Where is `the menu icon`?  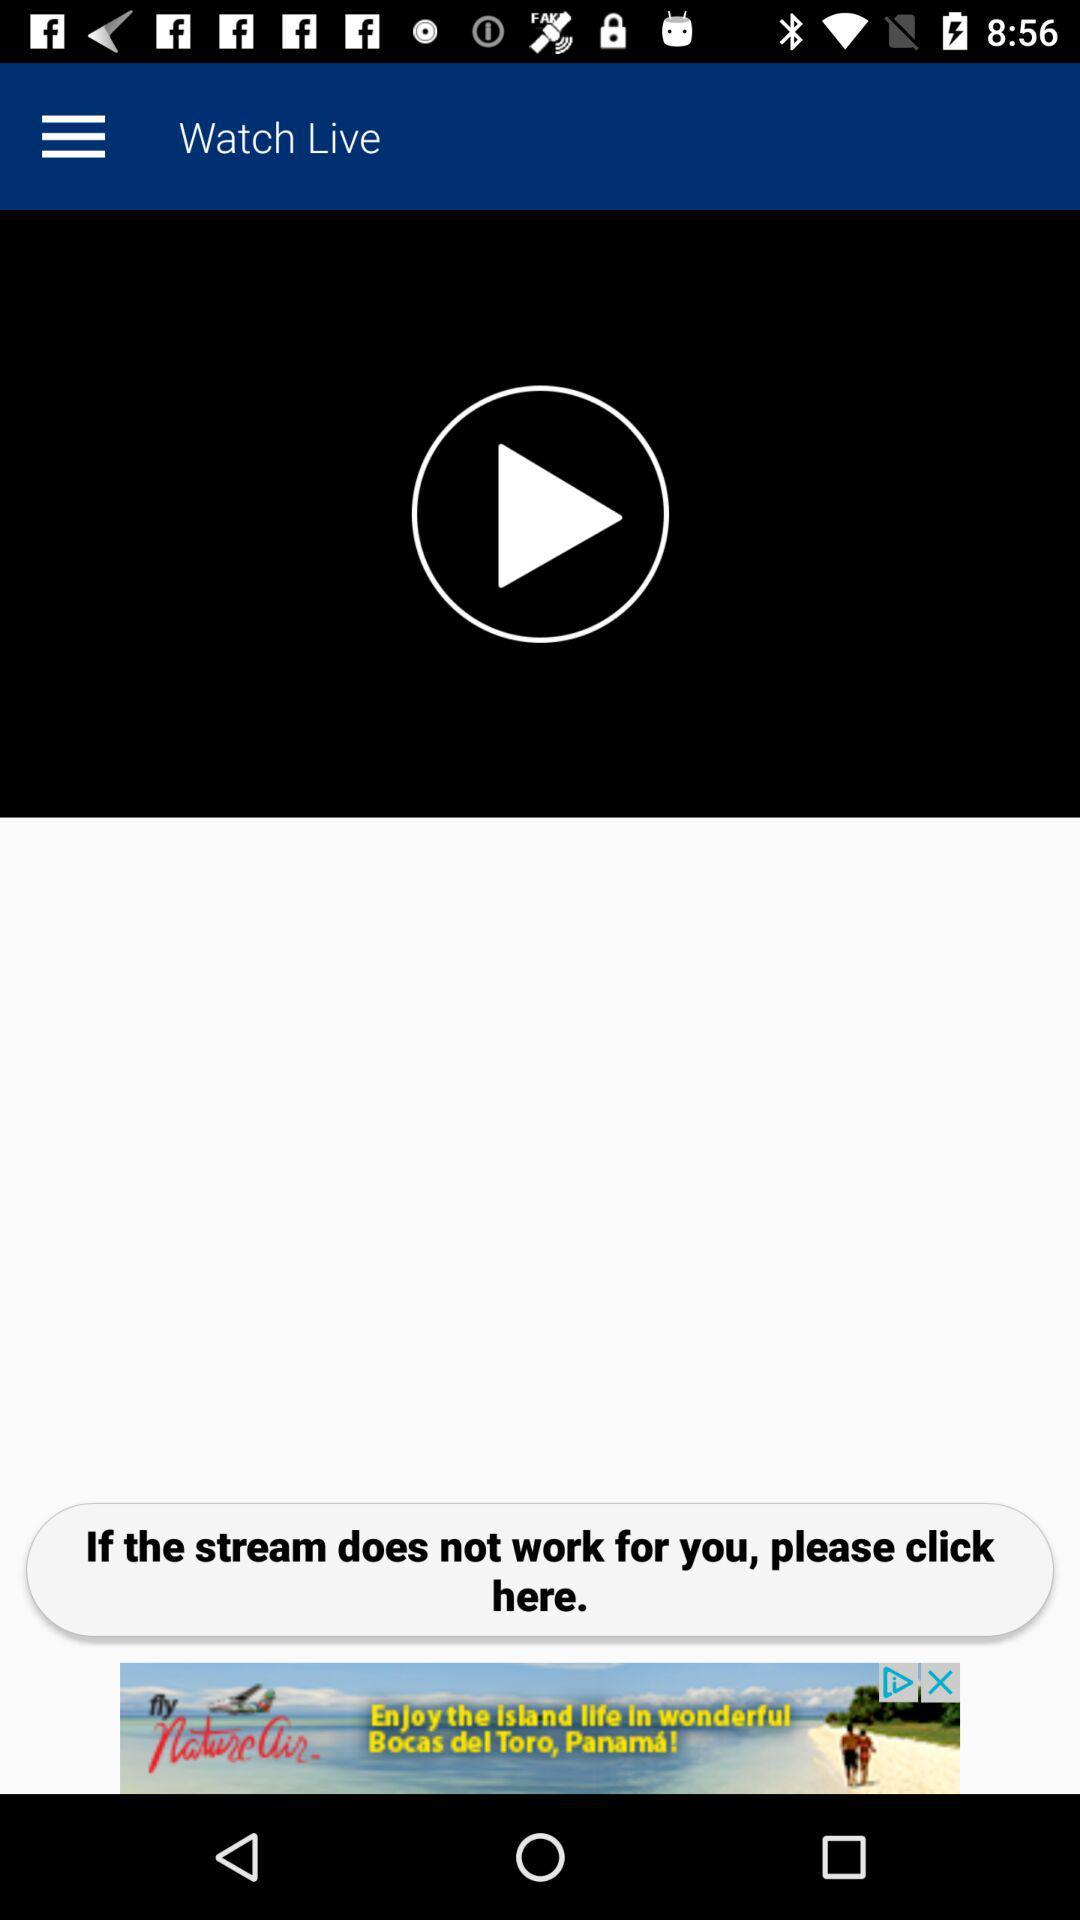
the menu icon is located at coordinates (72, 135).